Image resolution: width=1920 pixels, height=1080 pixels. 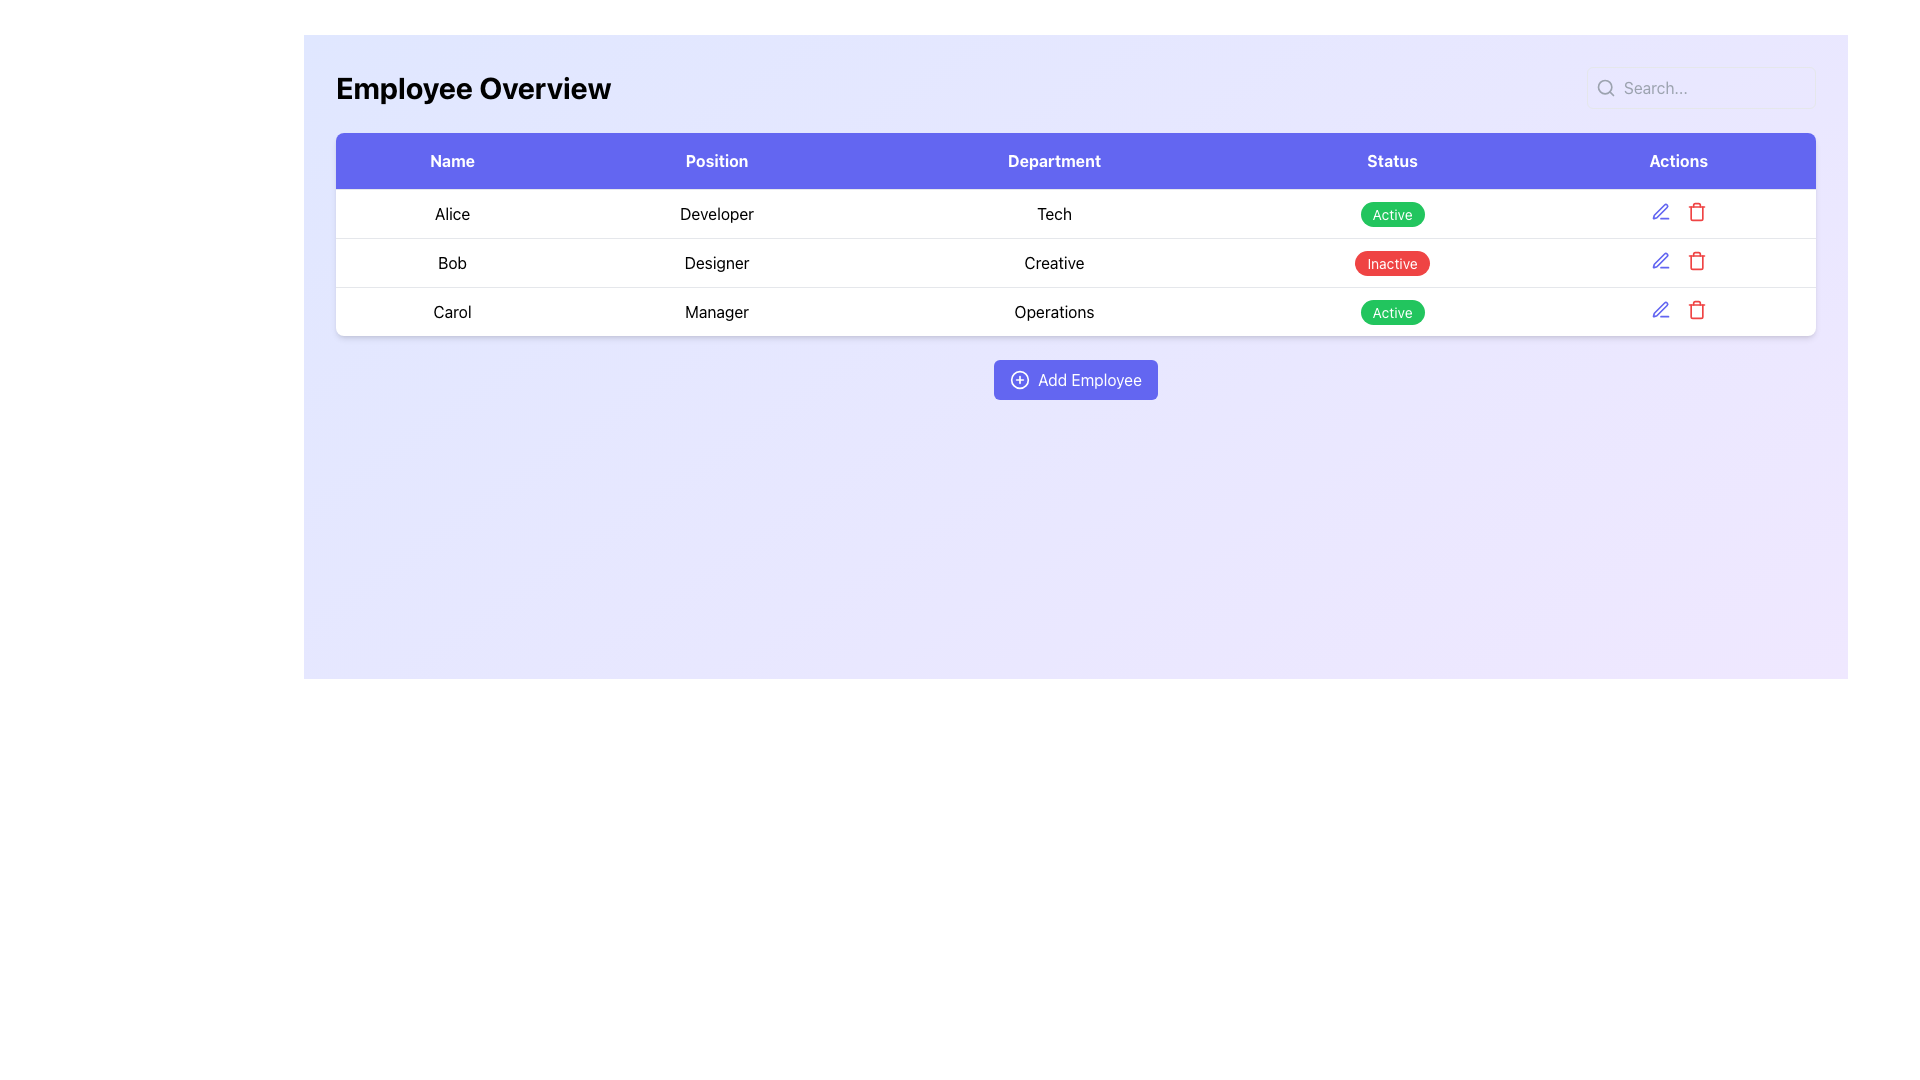 What do you see at coordinates (1391, 312) in the screenshot?
I see `the Status Badge indicating the active status of the Operations department entry located in the Status column of the third row in the table layout` at bounding box center [1391, 312].